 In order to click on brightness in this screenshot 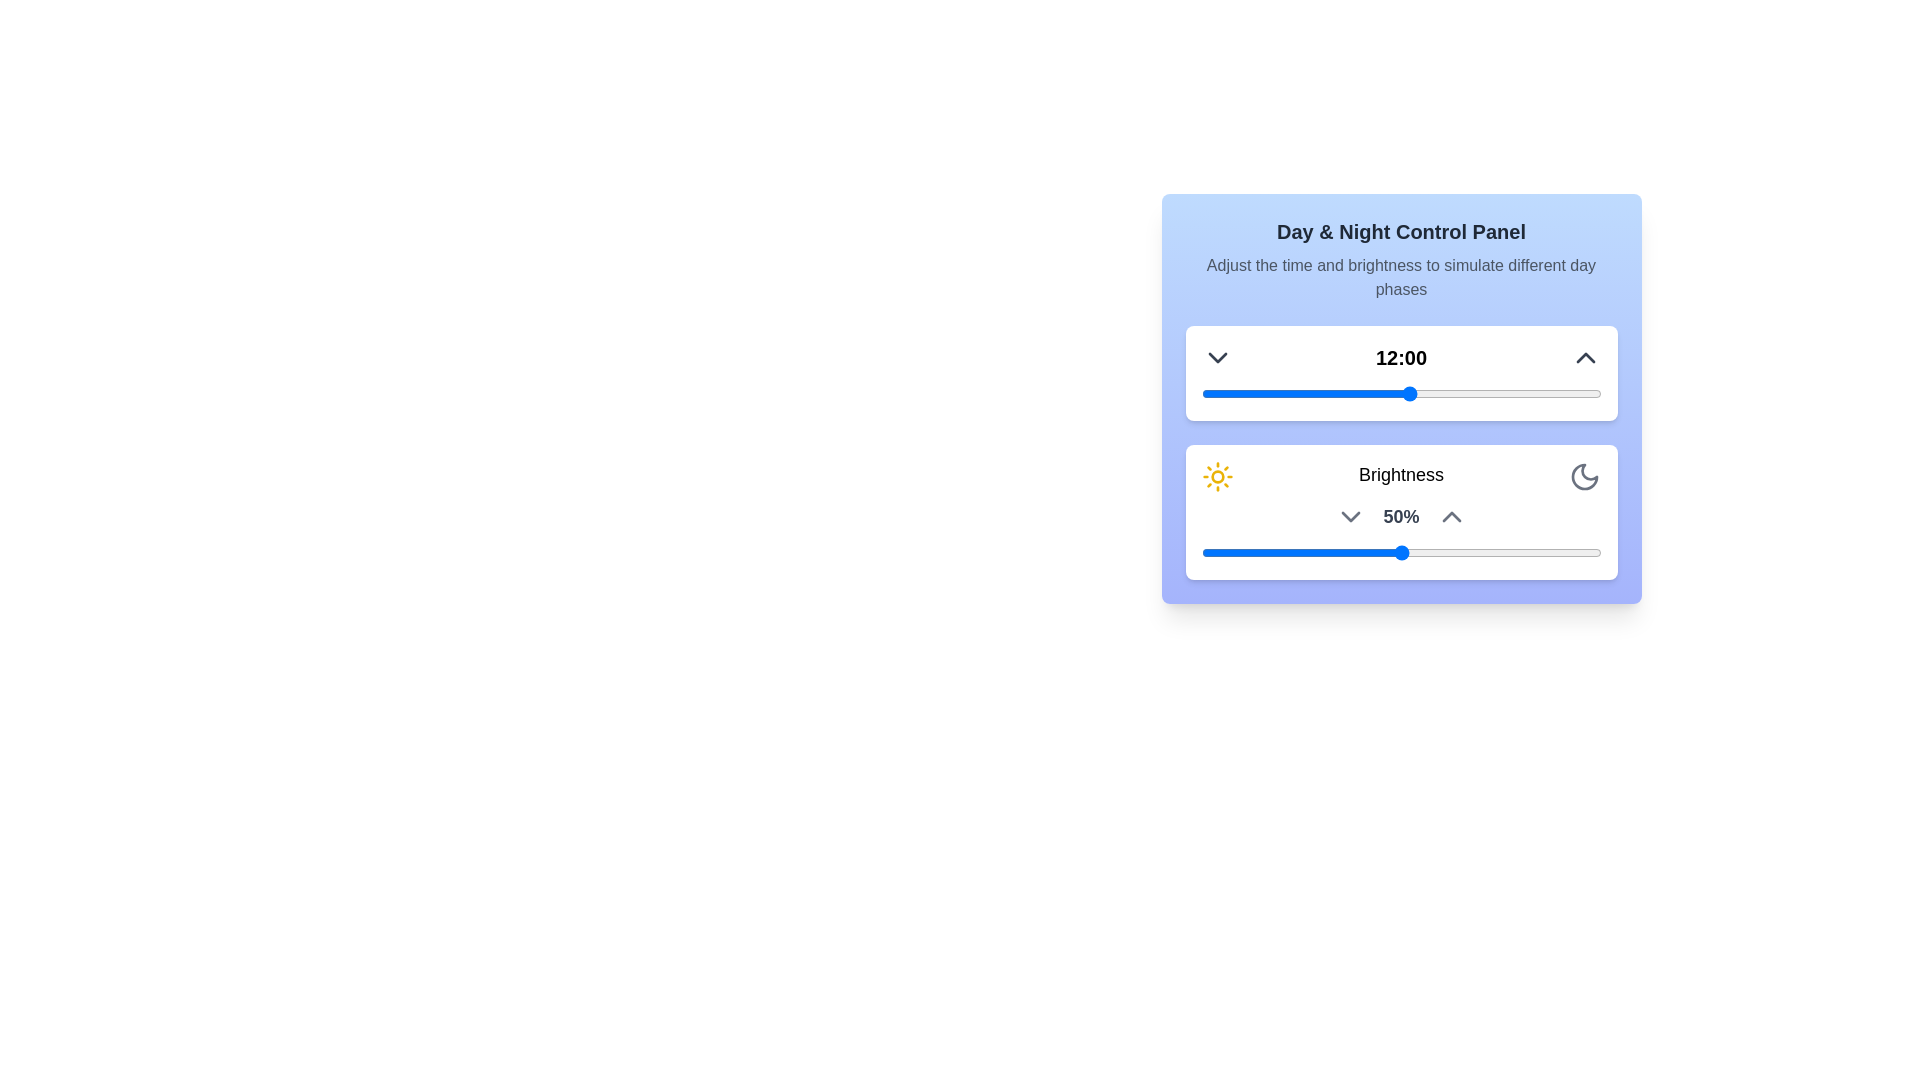, I will do `click(1520, 552)`.